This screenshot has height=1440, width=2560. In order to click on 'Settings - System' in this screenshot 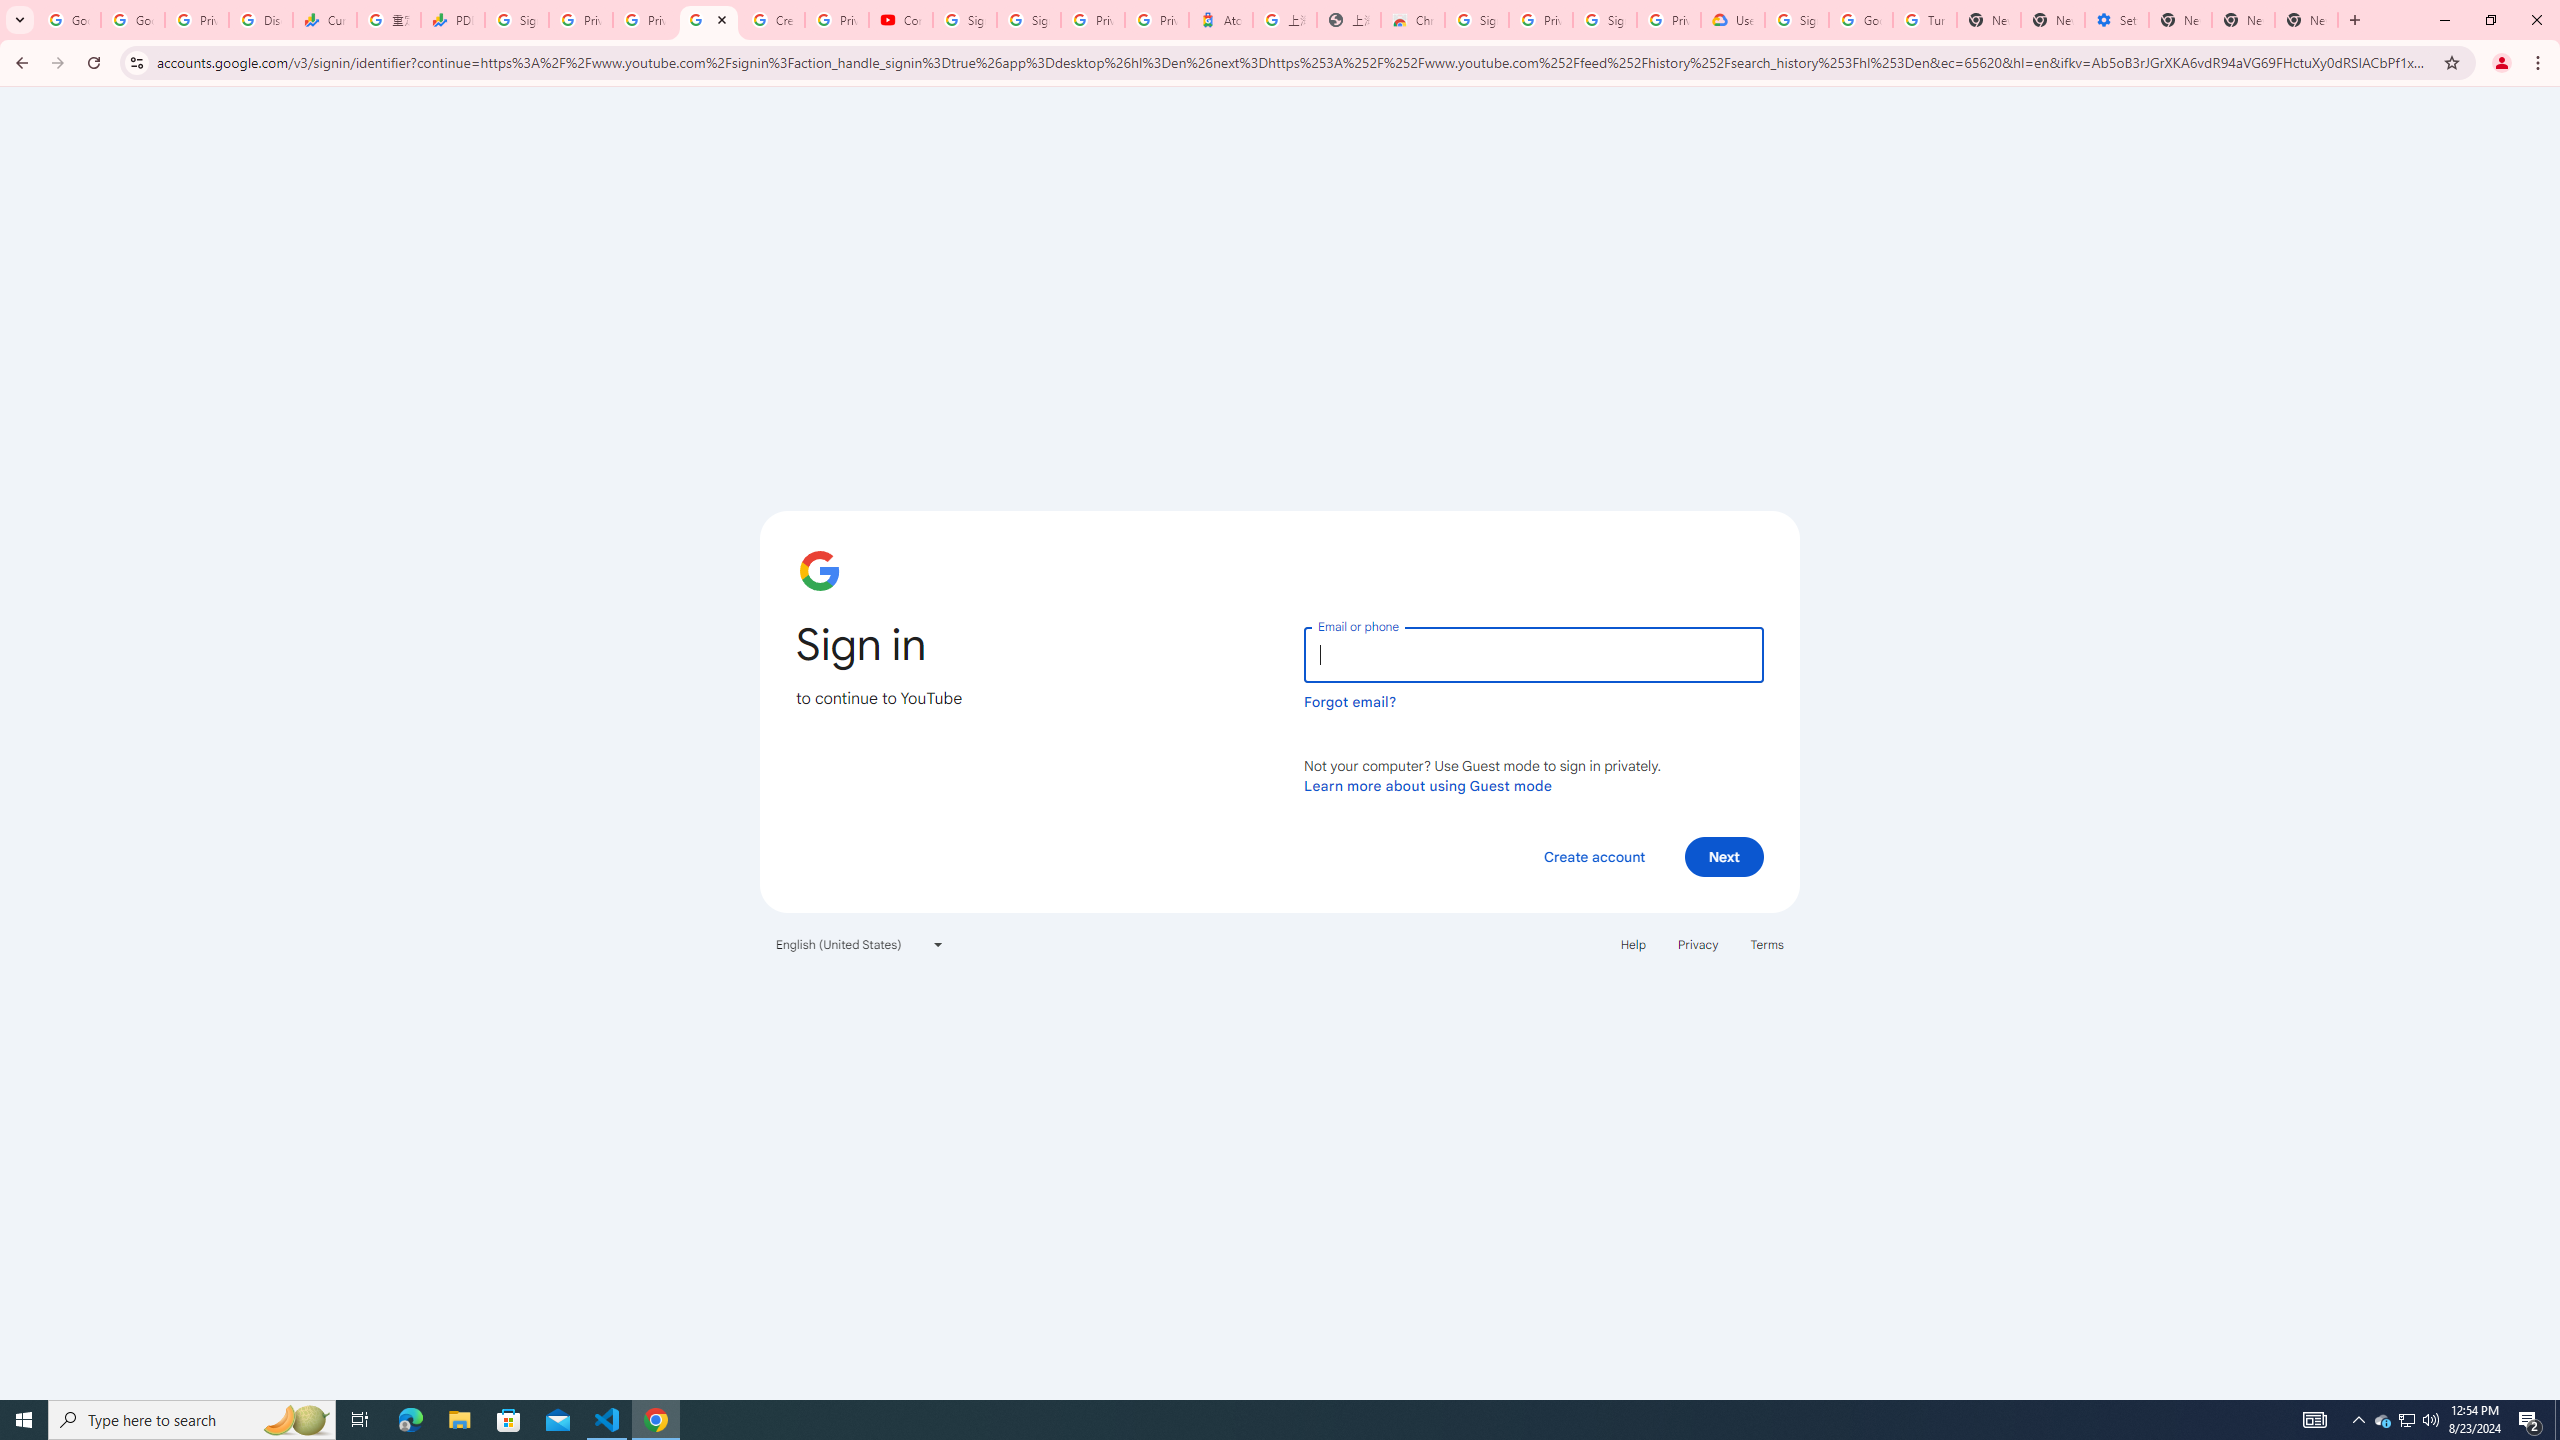, I will do `click(2116, 19)`.